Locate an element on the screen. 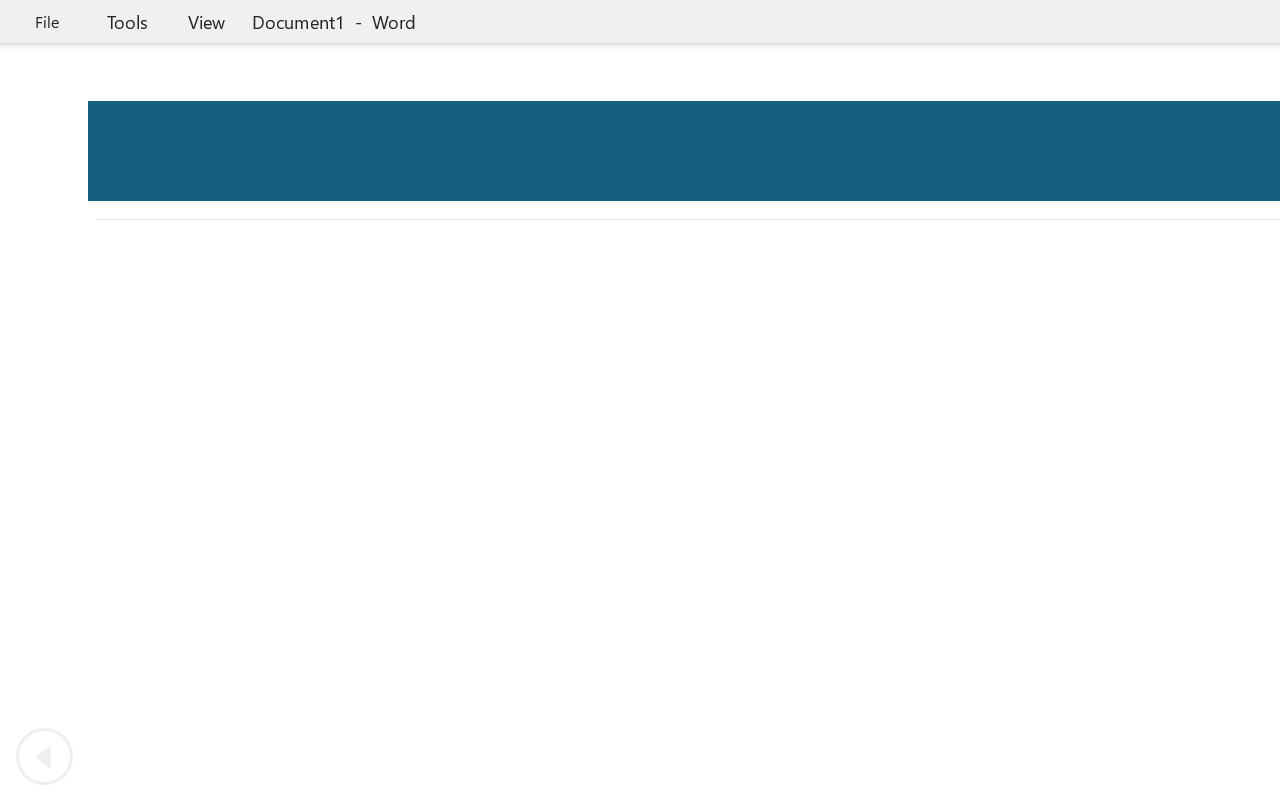 The image size is (1280, 800). 'Tools' is located at coordinates (126, 21).